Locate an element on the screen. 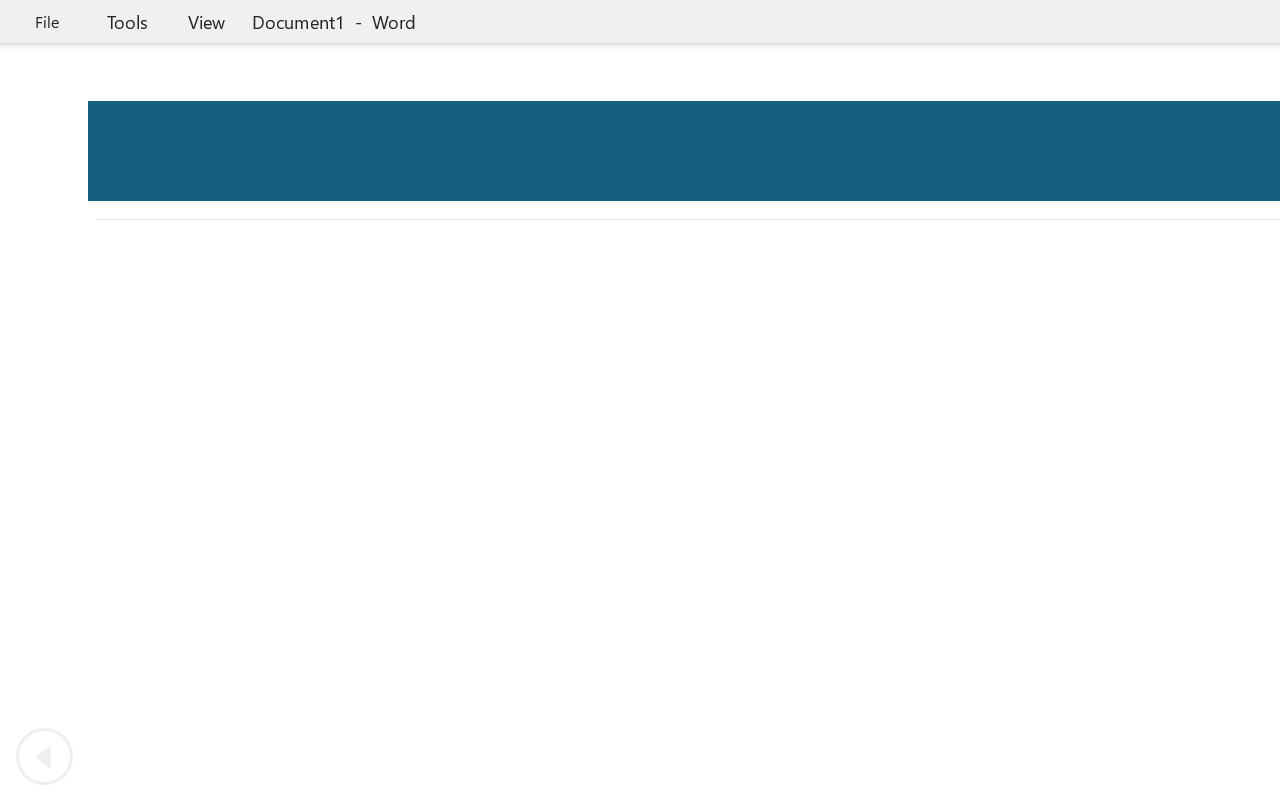 The image size is (1280, 800). 'Tools' is located at coordinates (126, 21).